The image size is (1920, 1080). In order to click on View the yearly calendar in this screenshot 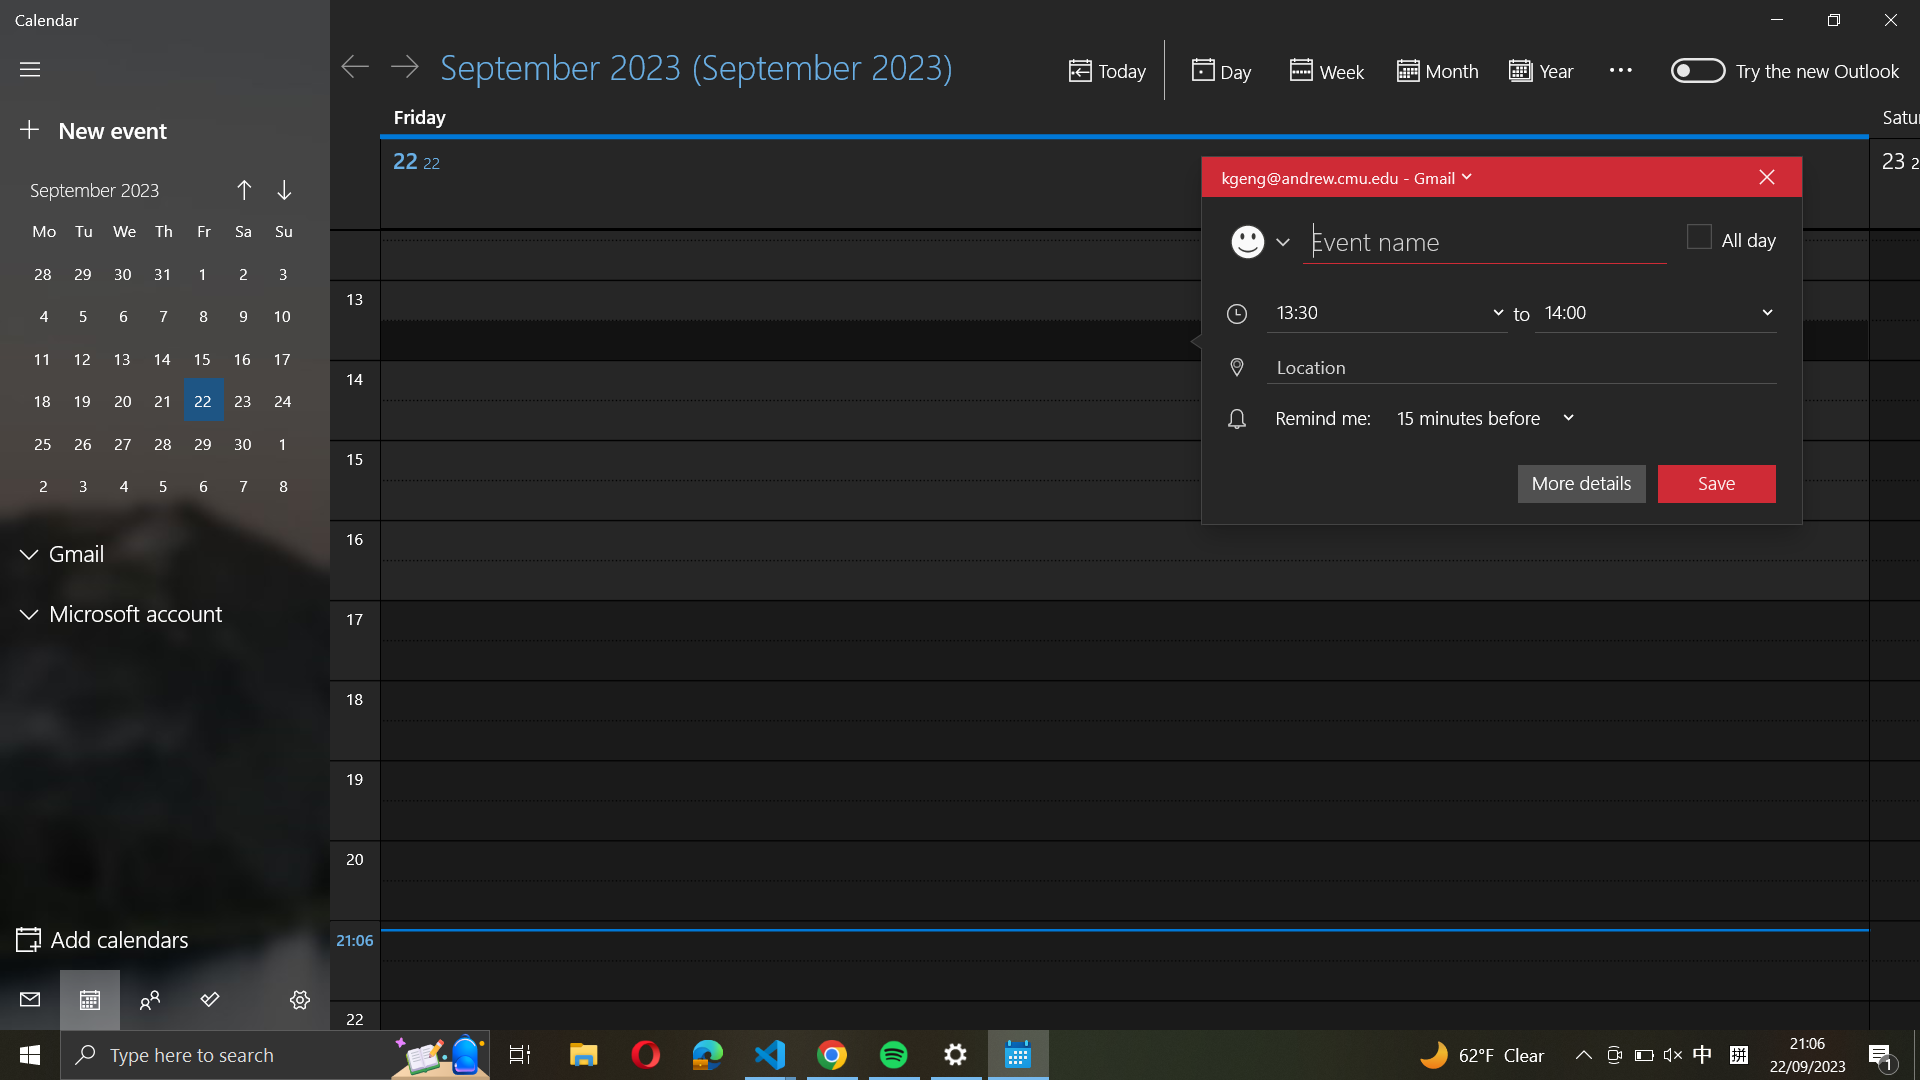, I will do `click(1545, 69)`.